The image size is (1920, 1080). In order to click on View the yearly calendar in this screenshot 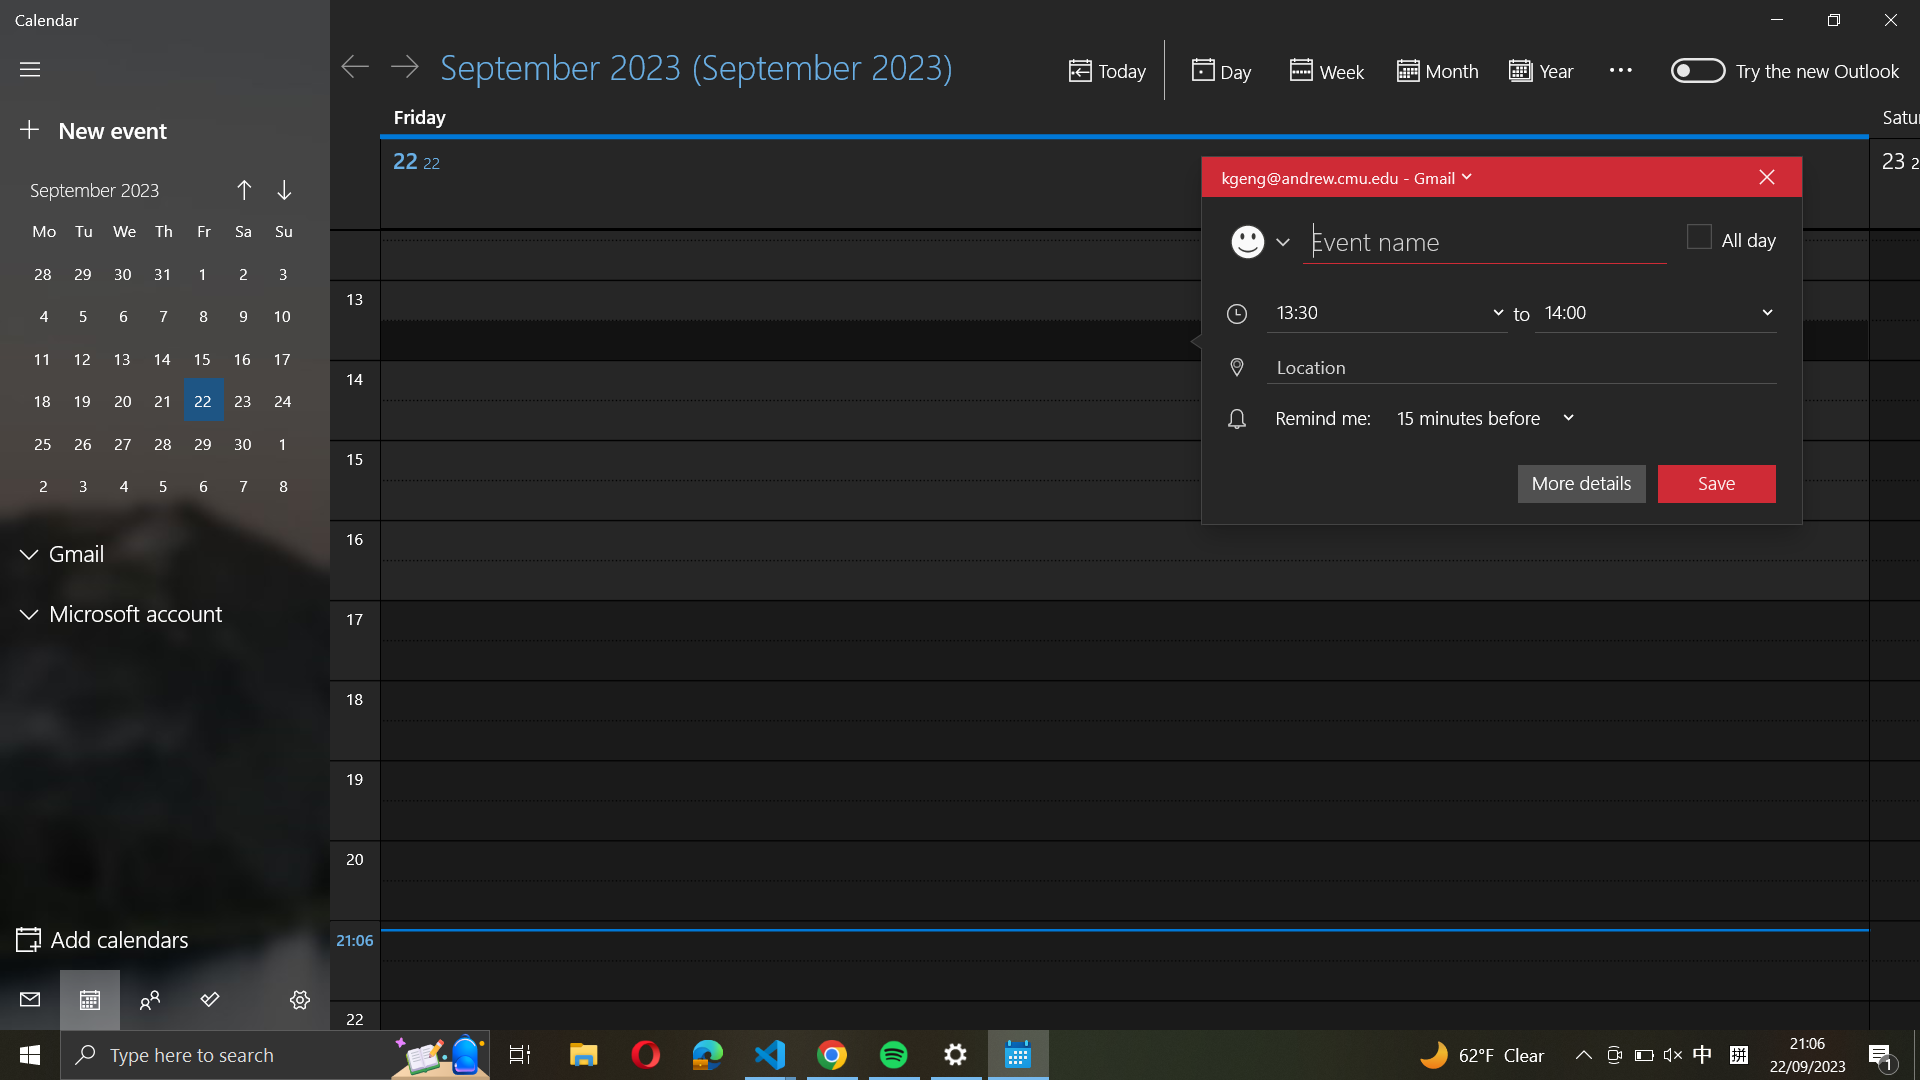, I will do `click(1545, 69)`.